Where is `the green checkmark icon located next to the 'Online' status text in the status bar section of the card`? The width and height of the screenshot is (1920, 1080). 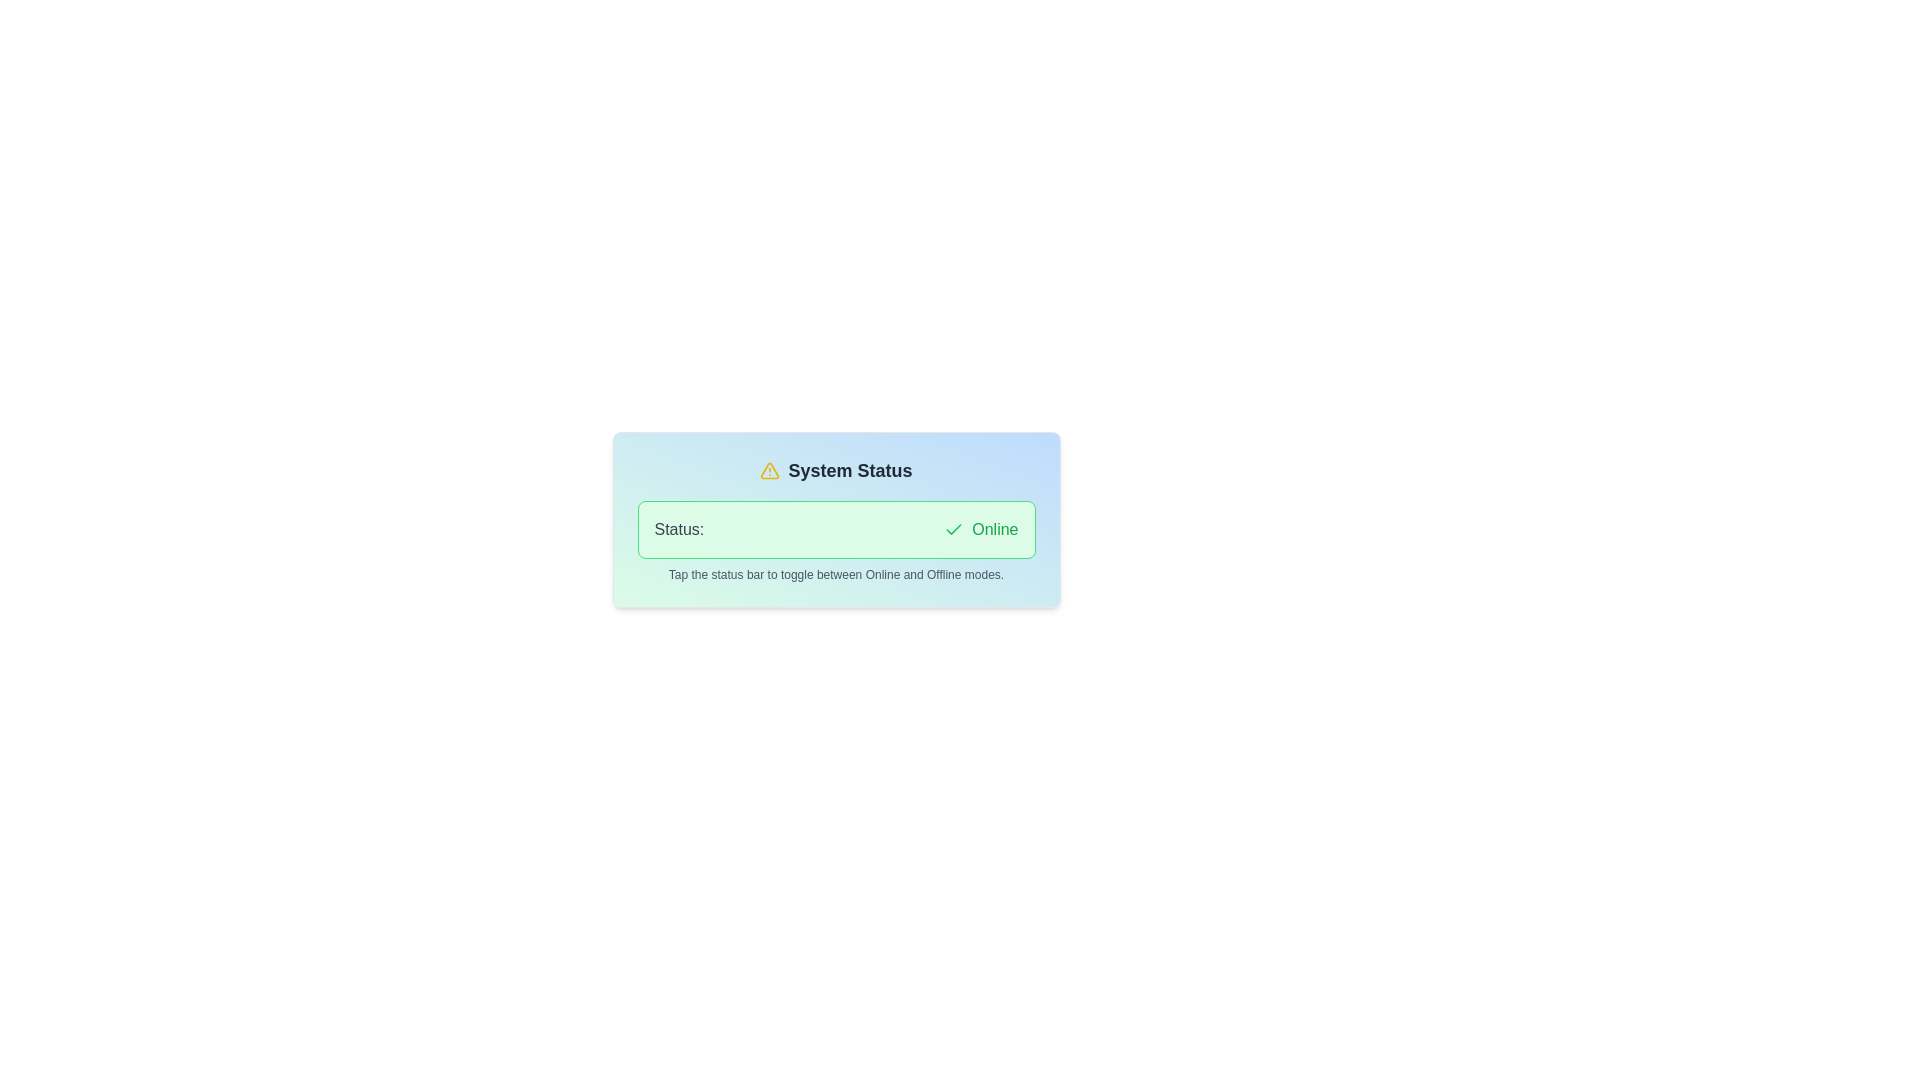
the green checkmark icon located next to the 'Online' status text in the status bar section of the card is located at coordinates (953, 528).